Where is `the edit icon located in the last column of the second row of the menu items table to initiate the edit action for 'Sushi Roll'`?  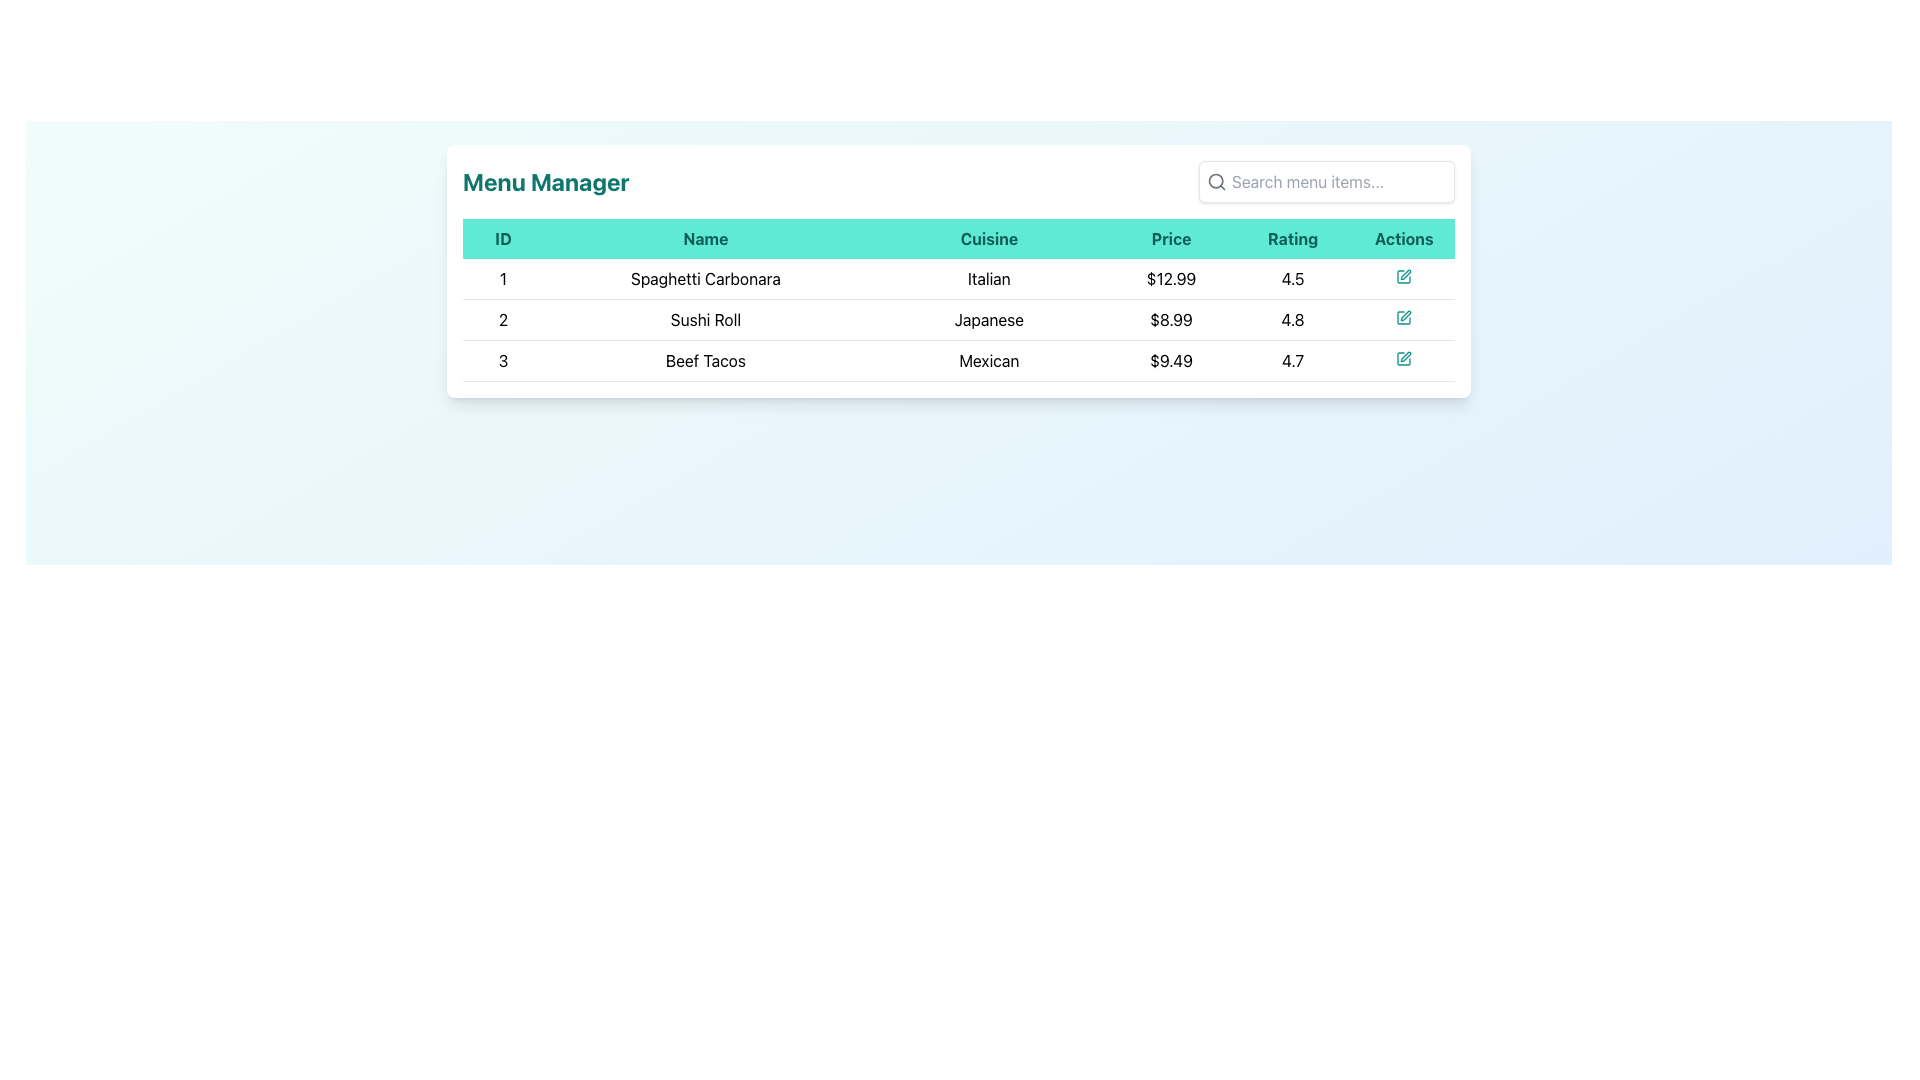
the edit icon located in the last column of the second row of the menu items table to initiate the edit action for 'Sushi Roll' is located at coordinates (1403, 319).